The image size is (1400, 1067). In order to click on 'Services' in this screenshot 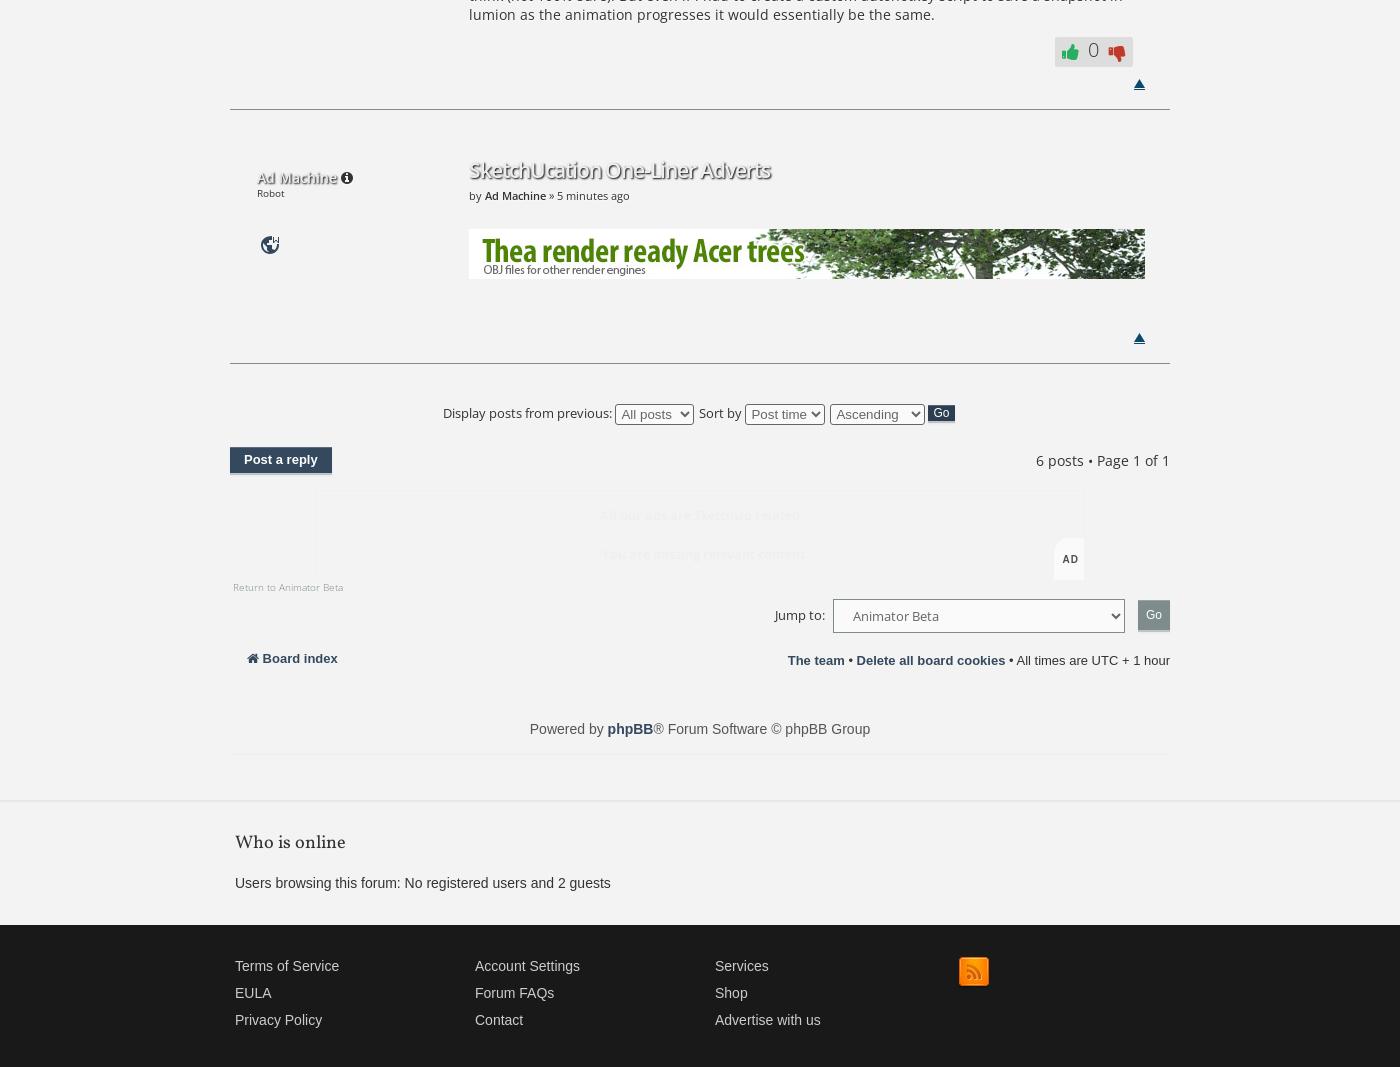, I will do `click(741, 964)`.